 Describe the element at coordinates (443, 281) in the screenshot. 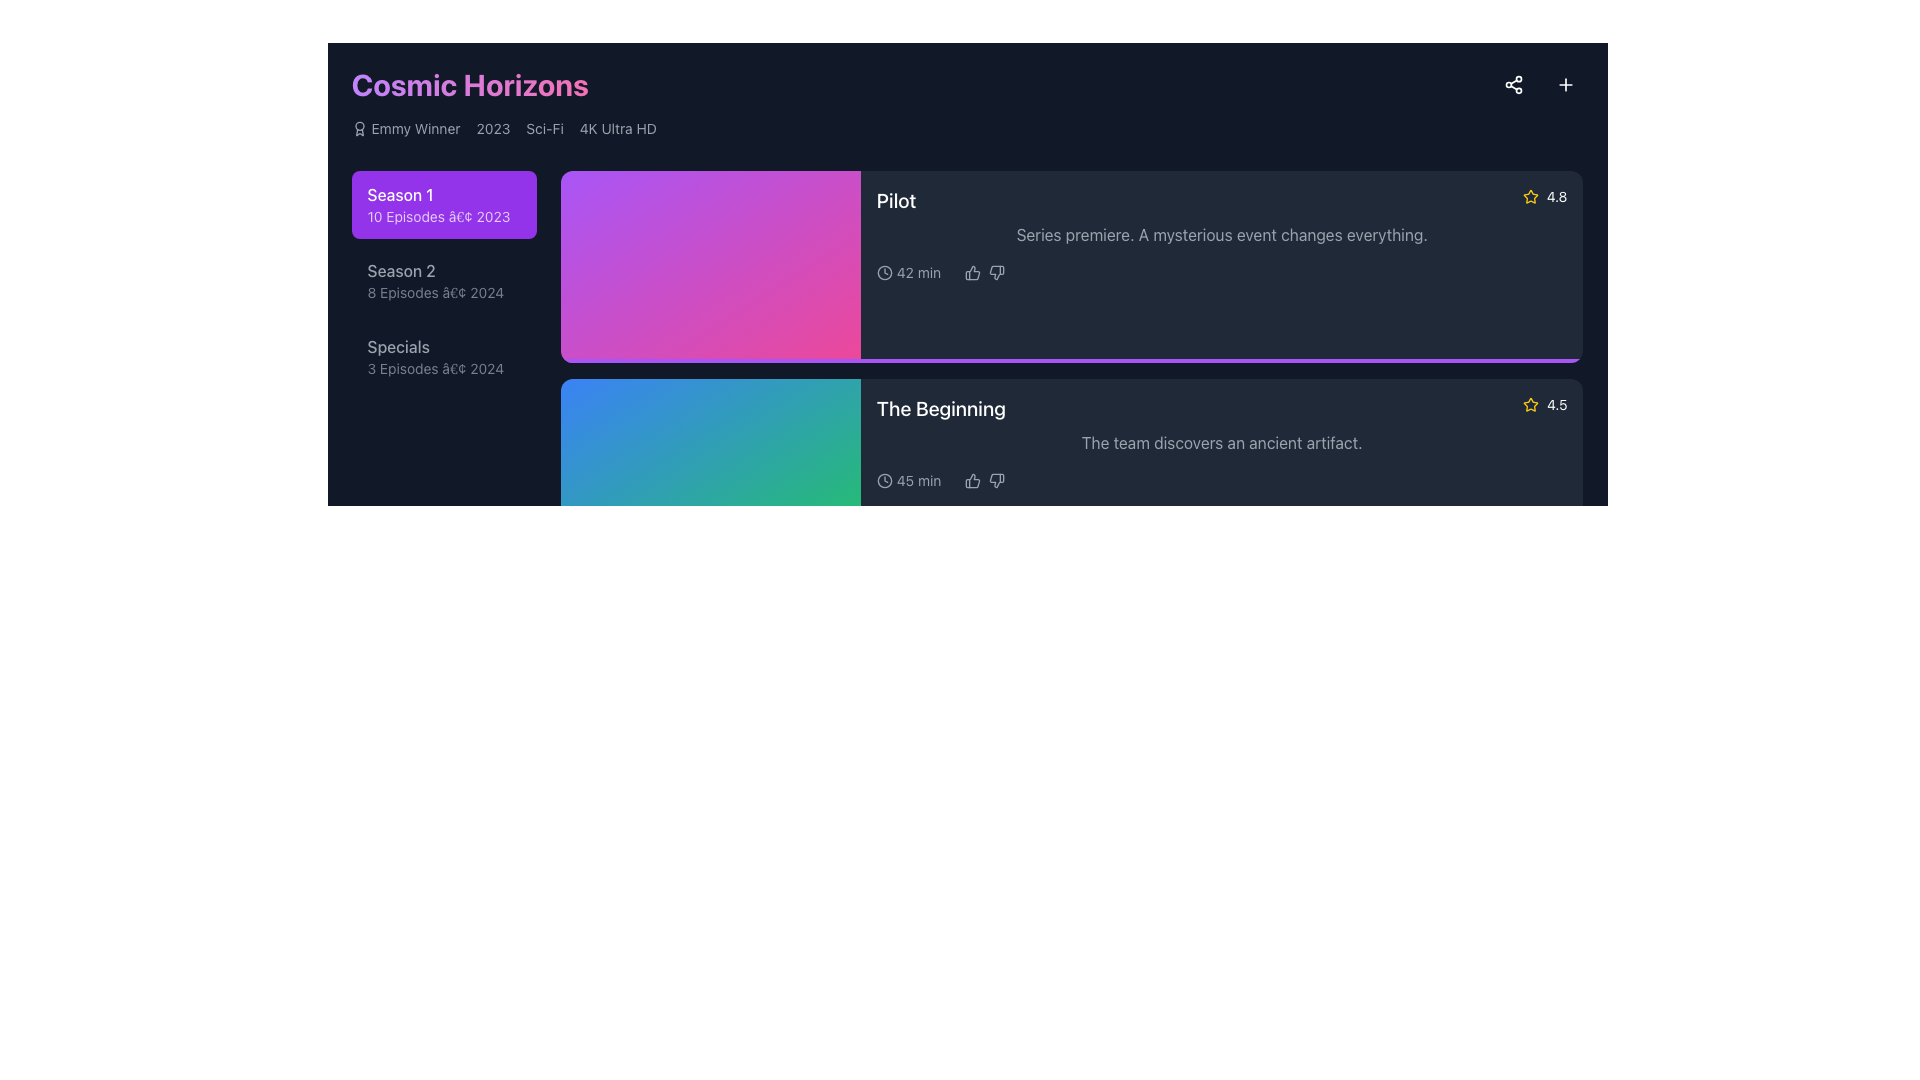

I see `the interactive block labeled 'Season 2'` at that location.